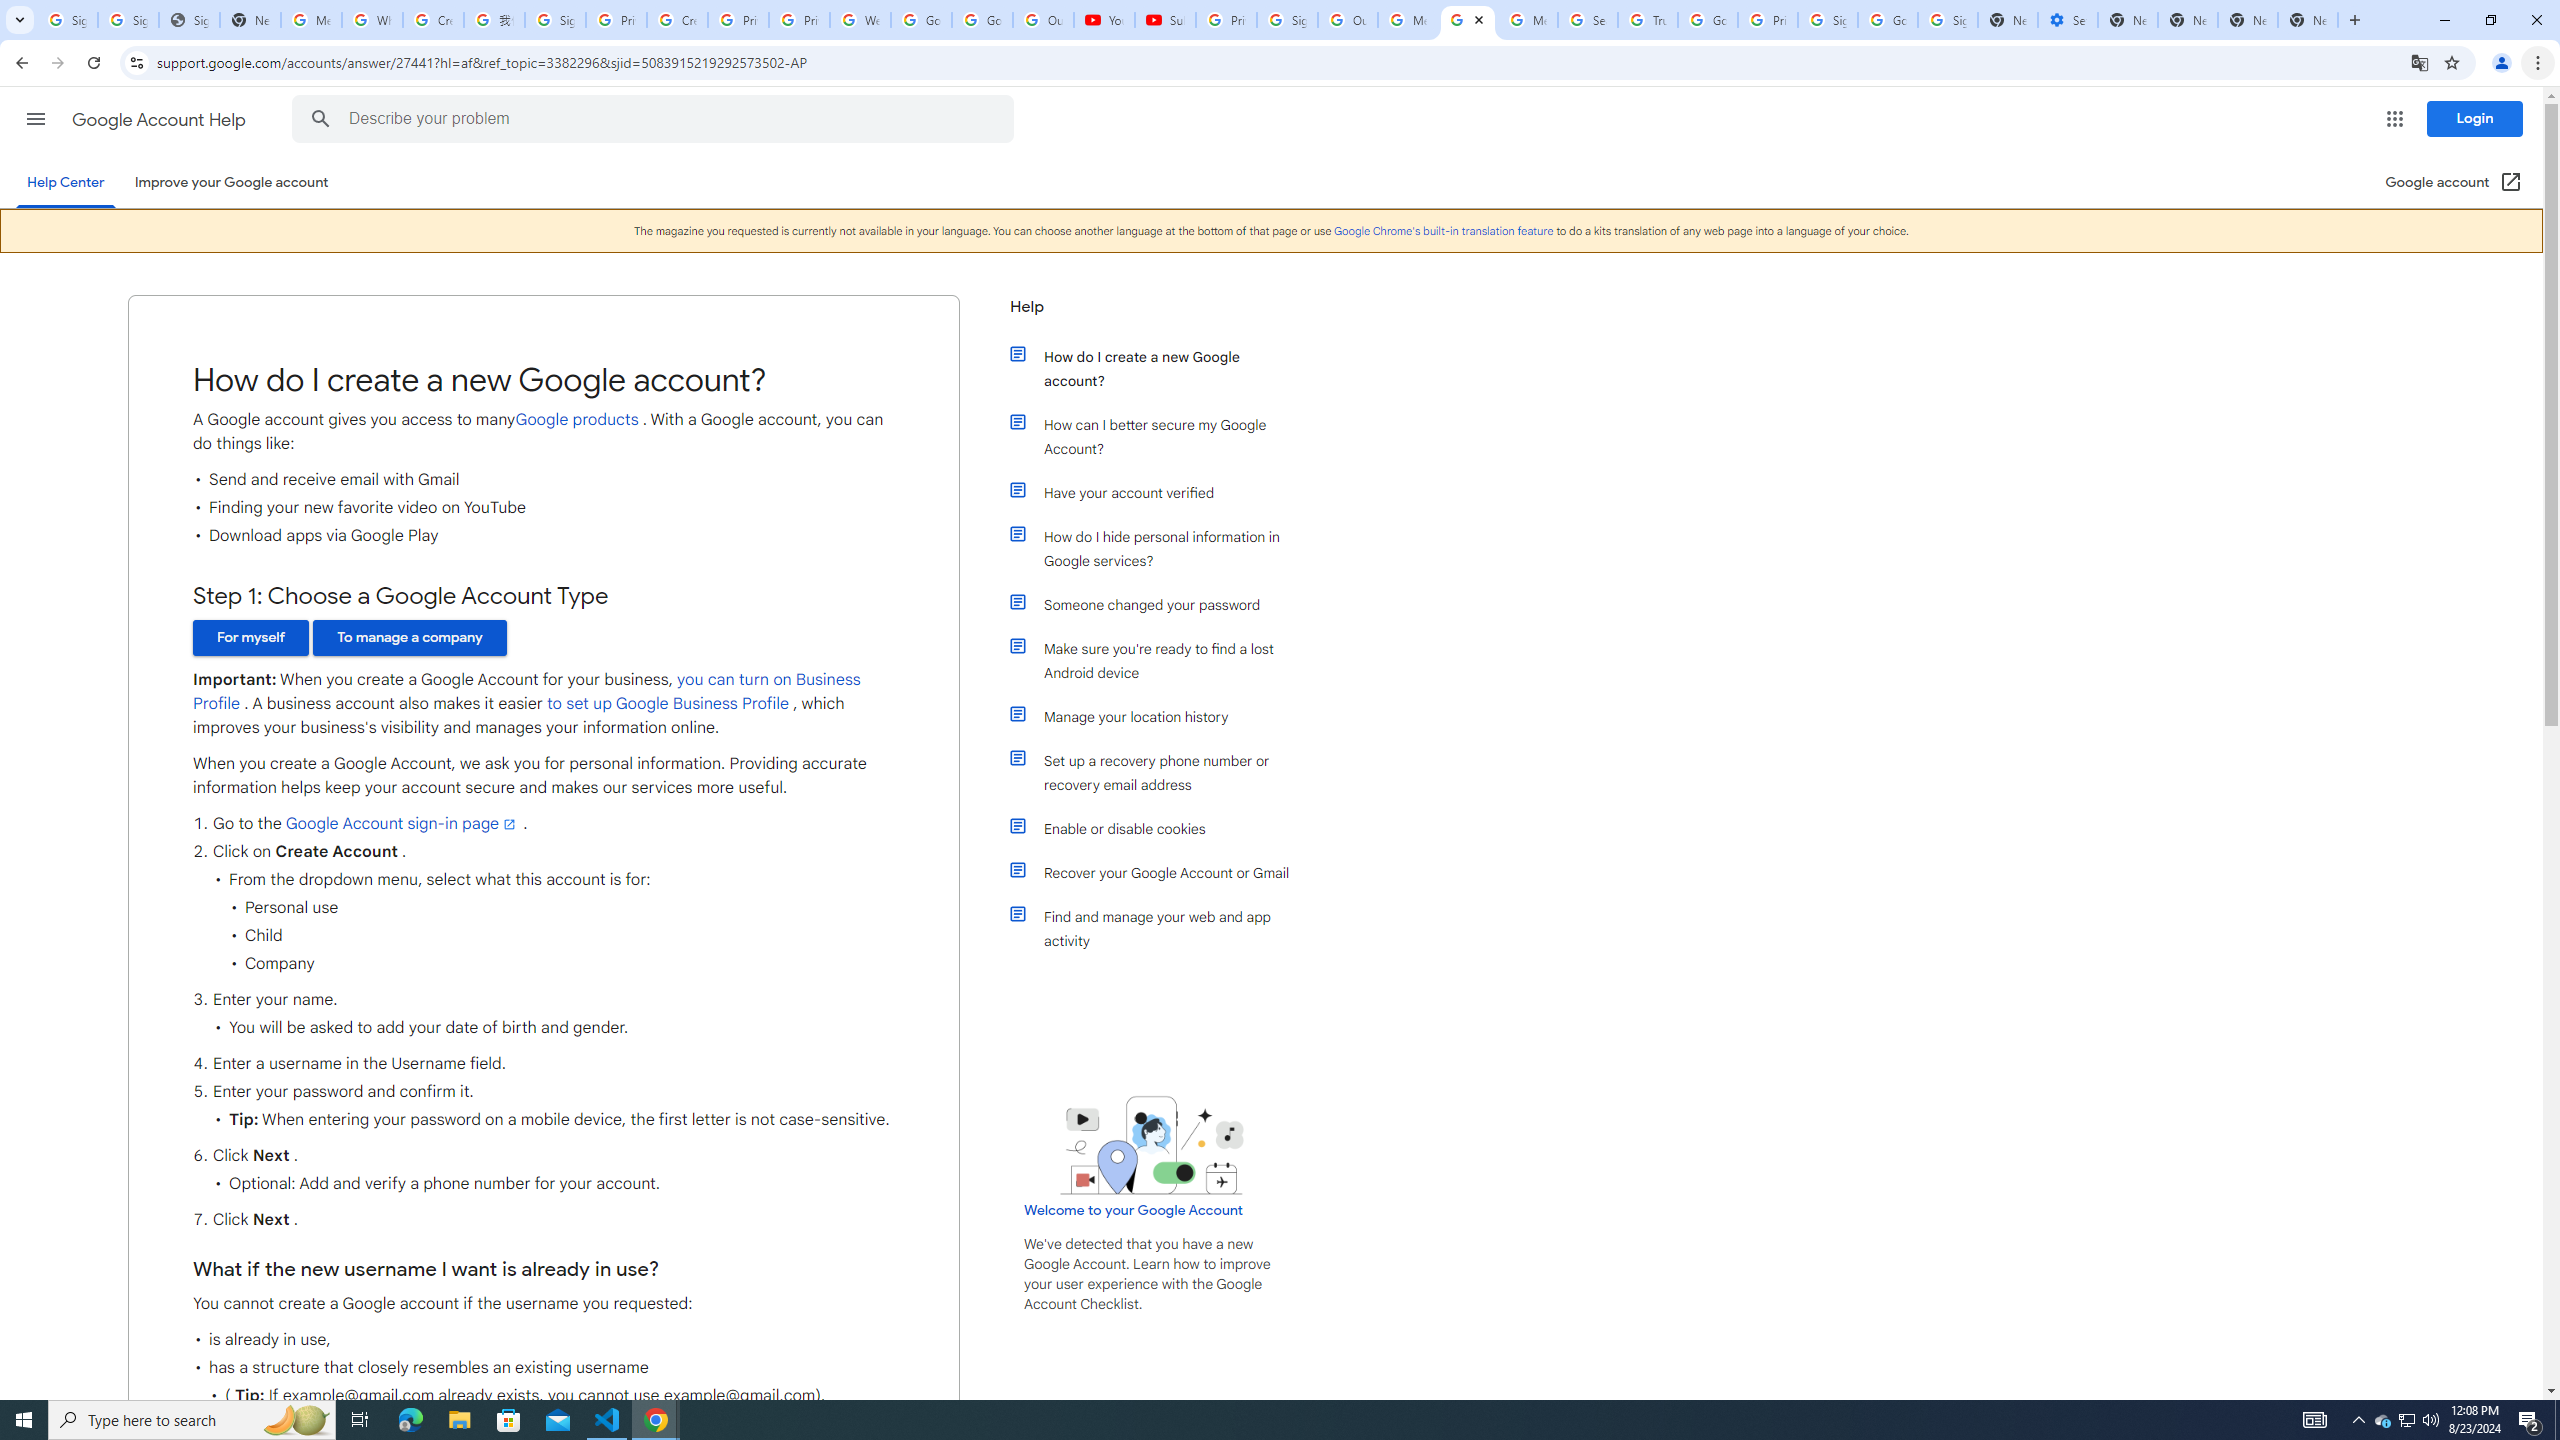 This screenshot has width=2560, height=1440. What do you see at coordinates (1133, 1210) in the screenshot?
I see `'Welcome to your Google Account'` at bounding box center [1133, 1210].